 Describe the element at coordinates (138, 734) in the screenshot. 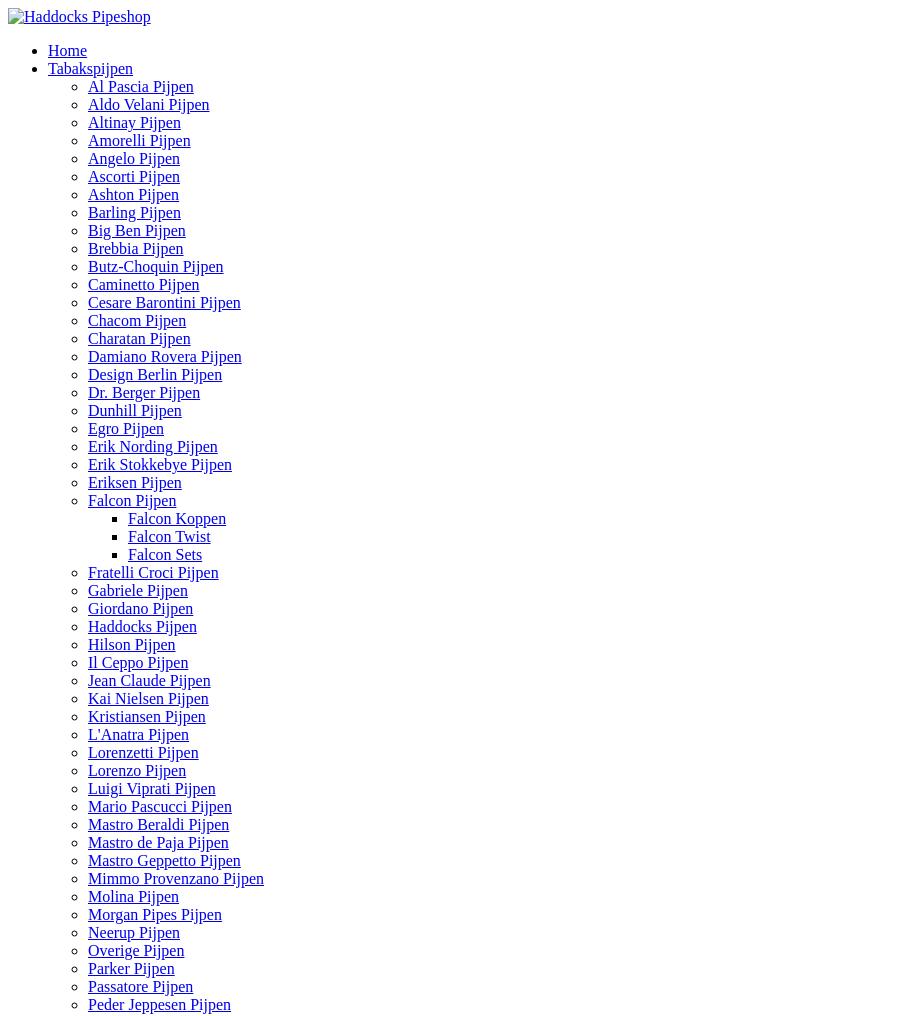

I see `'L'Anatra Pijpen'` at that location.